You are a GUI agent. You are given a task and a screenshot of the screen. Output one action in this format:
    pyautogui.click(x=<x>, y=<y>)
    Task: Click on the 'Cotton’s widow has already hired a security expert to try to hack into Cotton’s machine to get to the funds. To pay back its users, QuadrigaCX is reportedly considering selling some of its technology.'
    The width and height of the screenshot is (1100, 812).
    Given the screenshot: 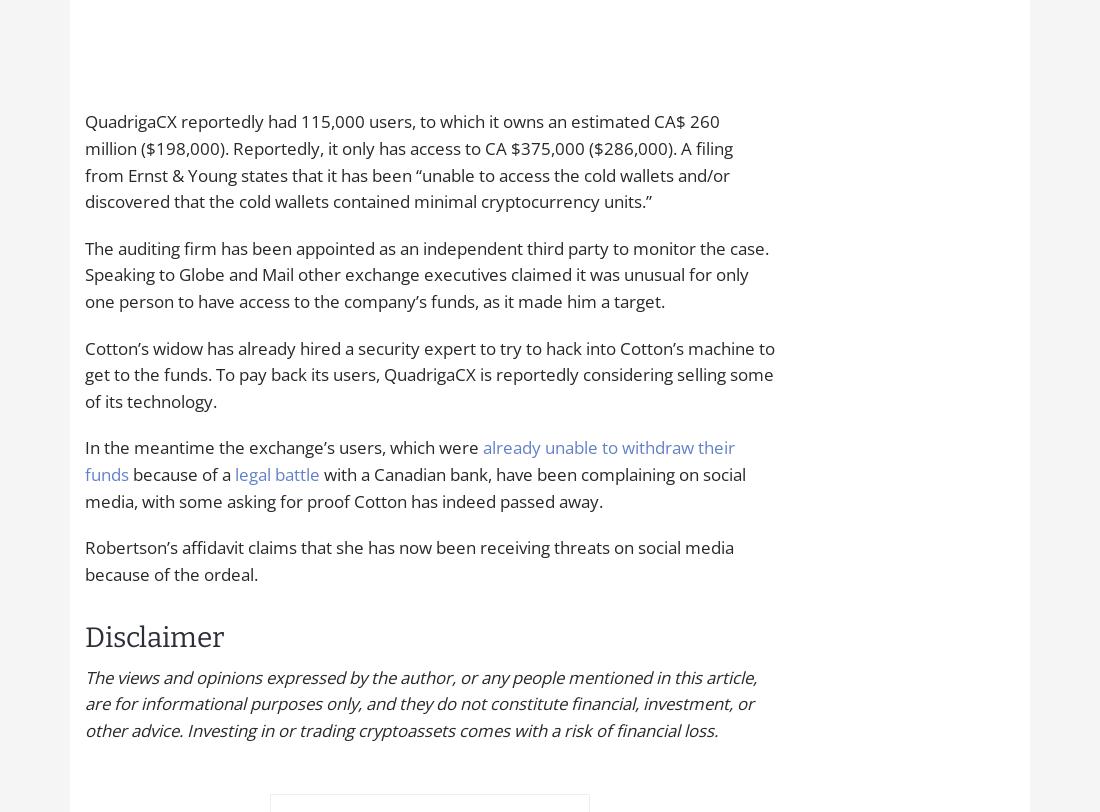 What is the action you would take?
    pyautogui.click(x=428, y=374)
    